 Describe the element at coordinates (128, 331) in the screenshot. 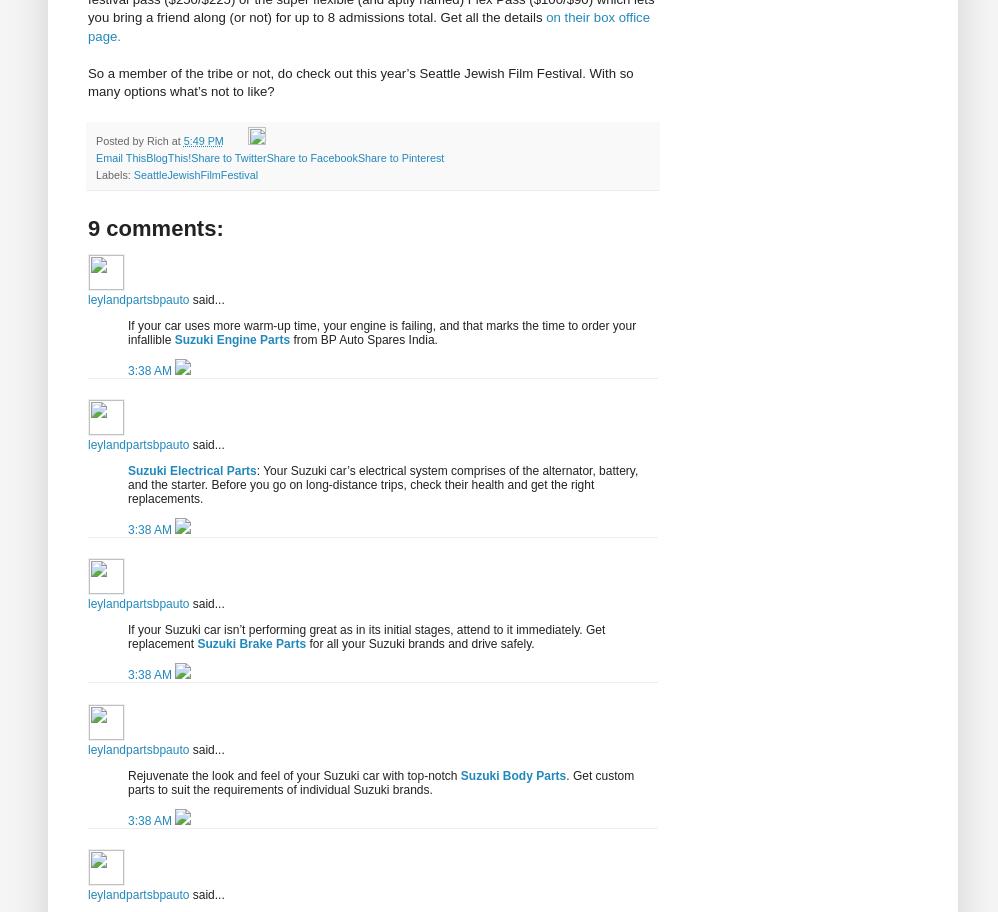

I see `'If your car uses more warm-up time, your engine is failing, and that marks the time to order your infallible'` at that location.